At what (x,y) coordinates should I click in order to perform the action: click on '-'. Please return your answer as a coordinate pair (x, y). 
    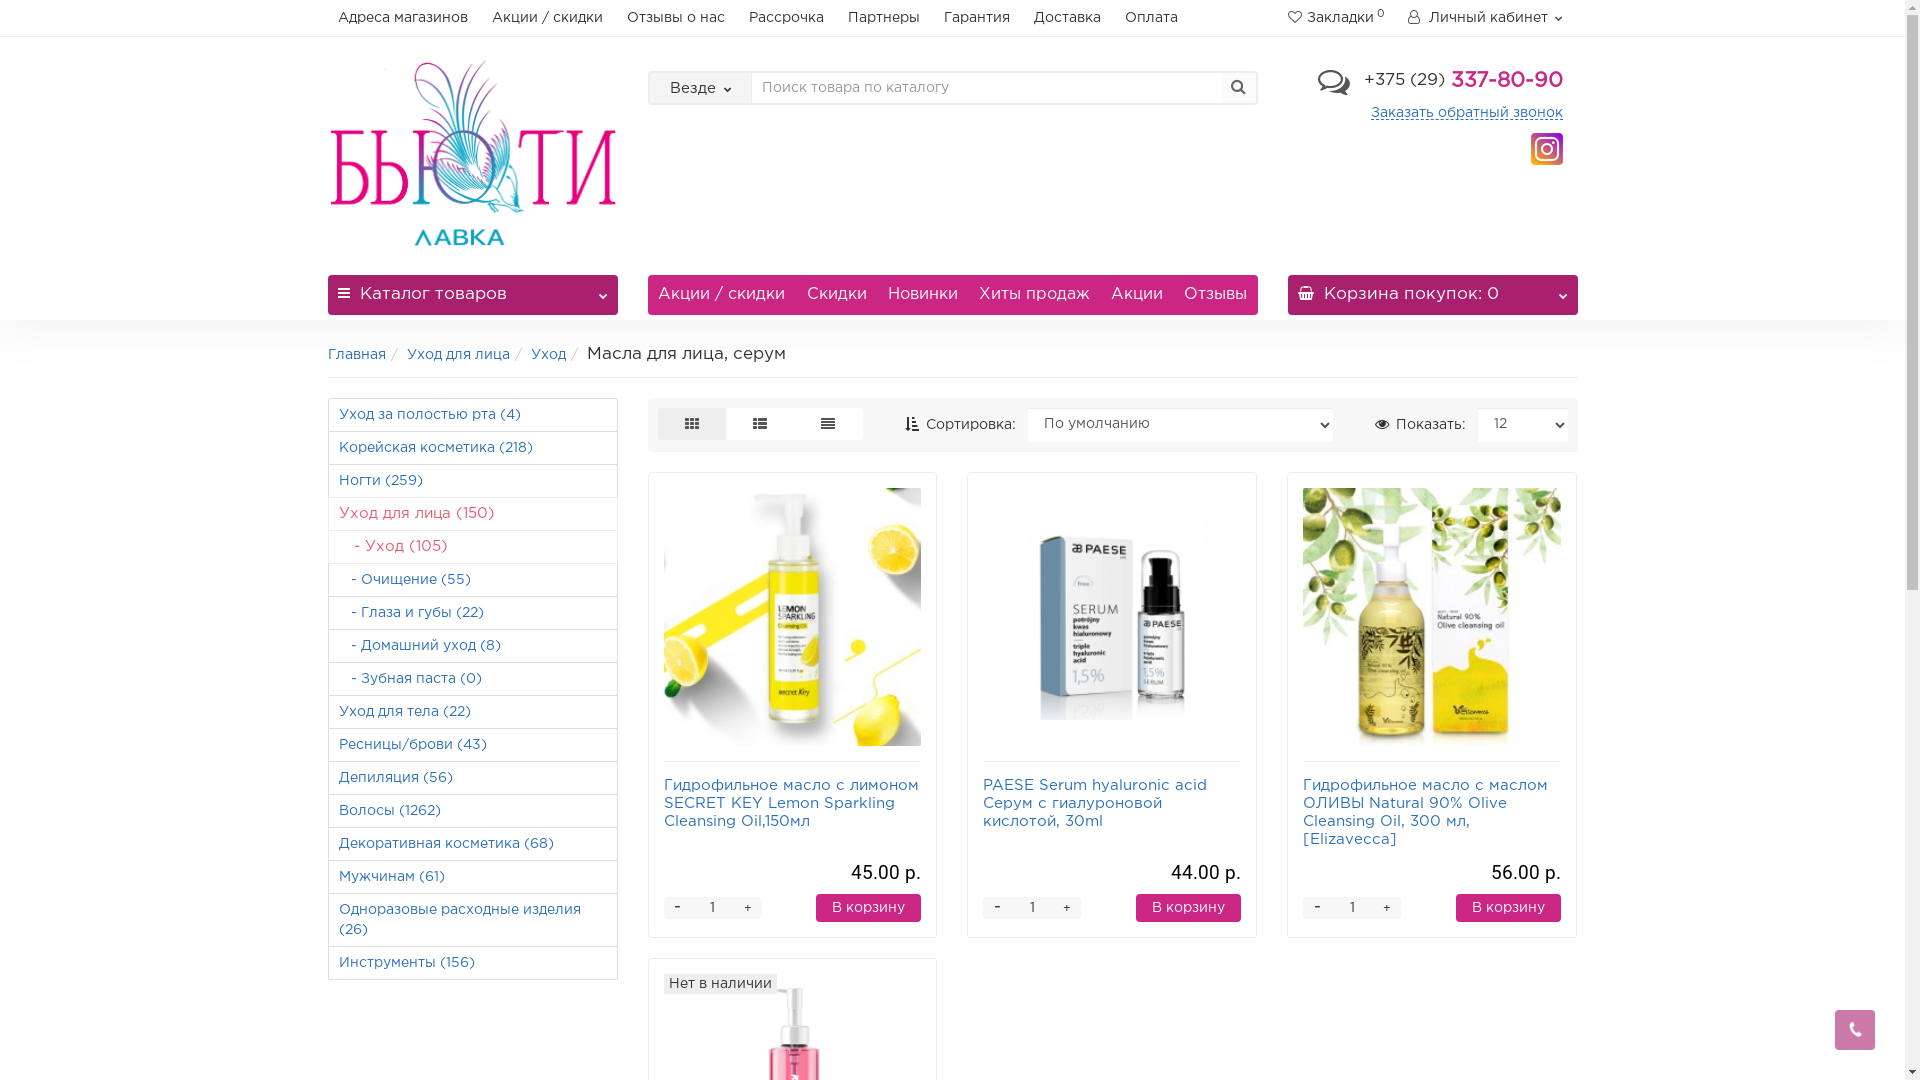
    Looking at the image, I should click on (676, 907).